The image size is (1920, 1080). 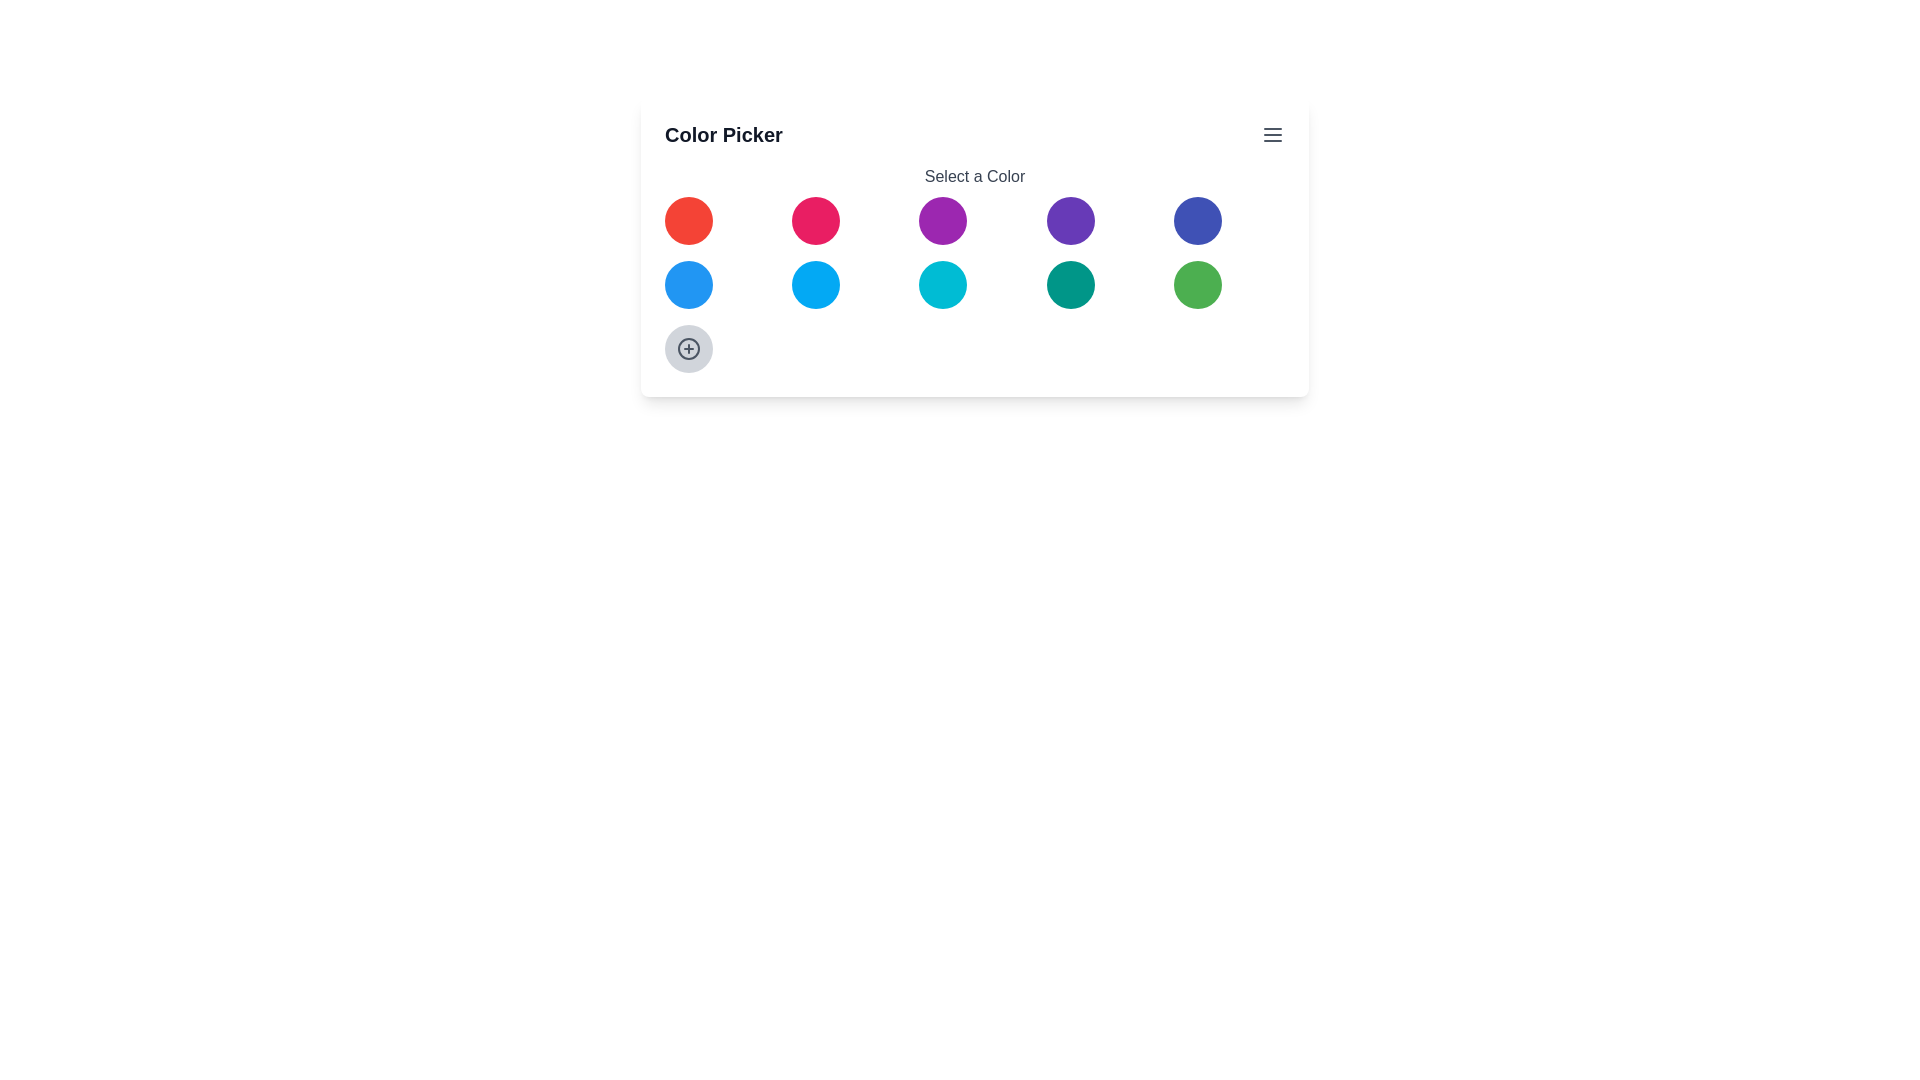 What do you see at coordinates (1069, 220) in the screenshot?
I see `the color circle with color deep purple` at bounding box center [1069, 220].